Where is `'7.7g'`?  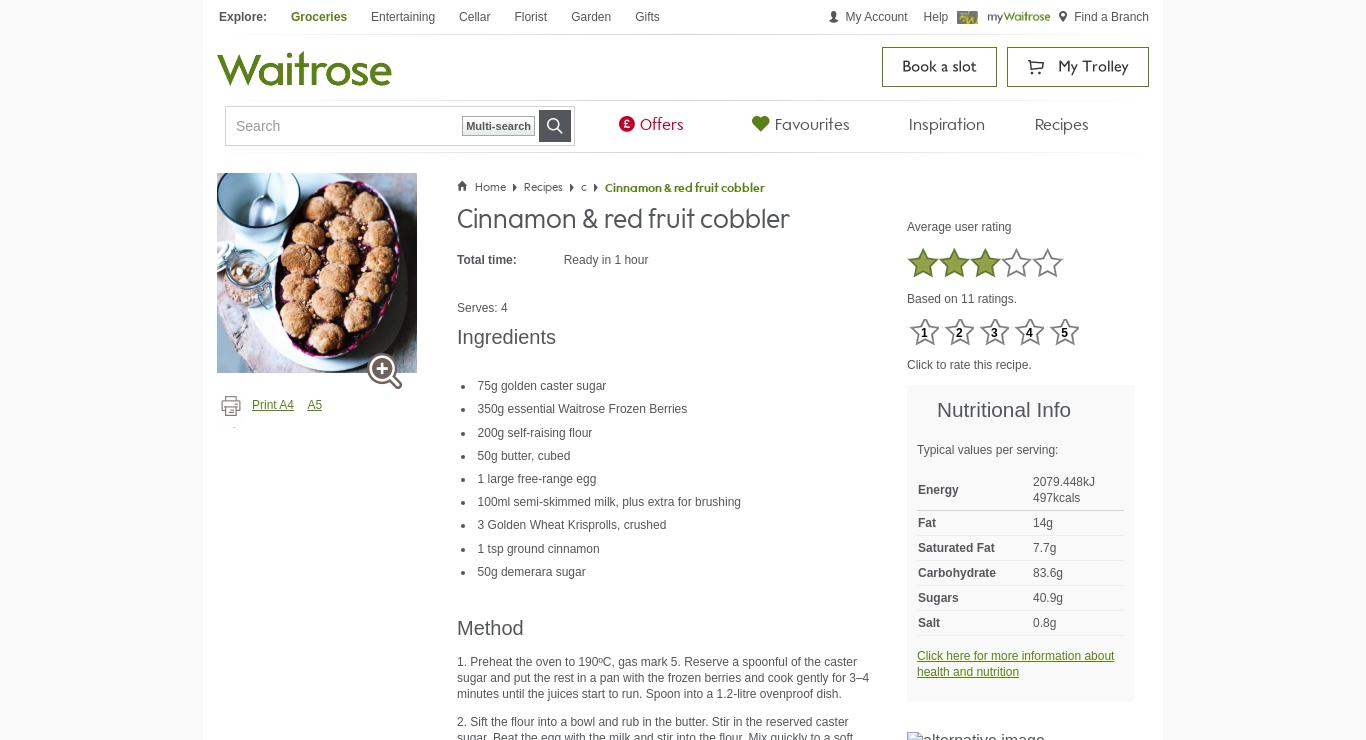
'7.7g' is located at coordinates (1043, 547).